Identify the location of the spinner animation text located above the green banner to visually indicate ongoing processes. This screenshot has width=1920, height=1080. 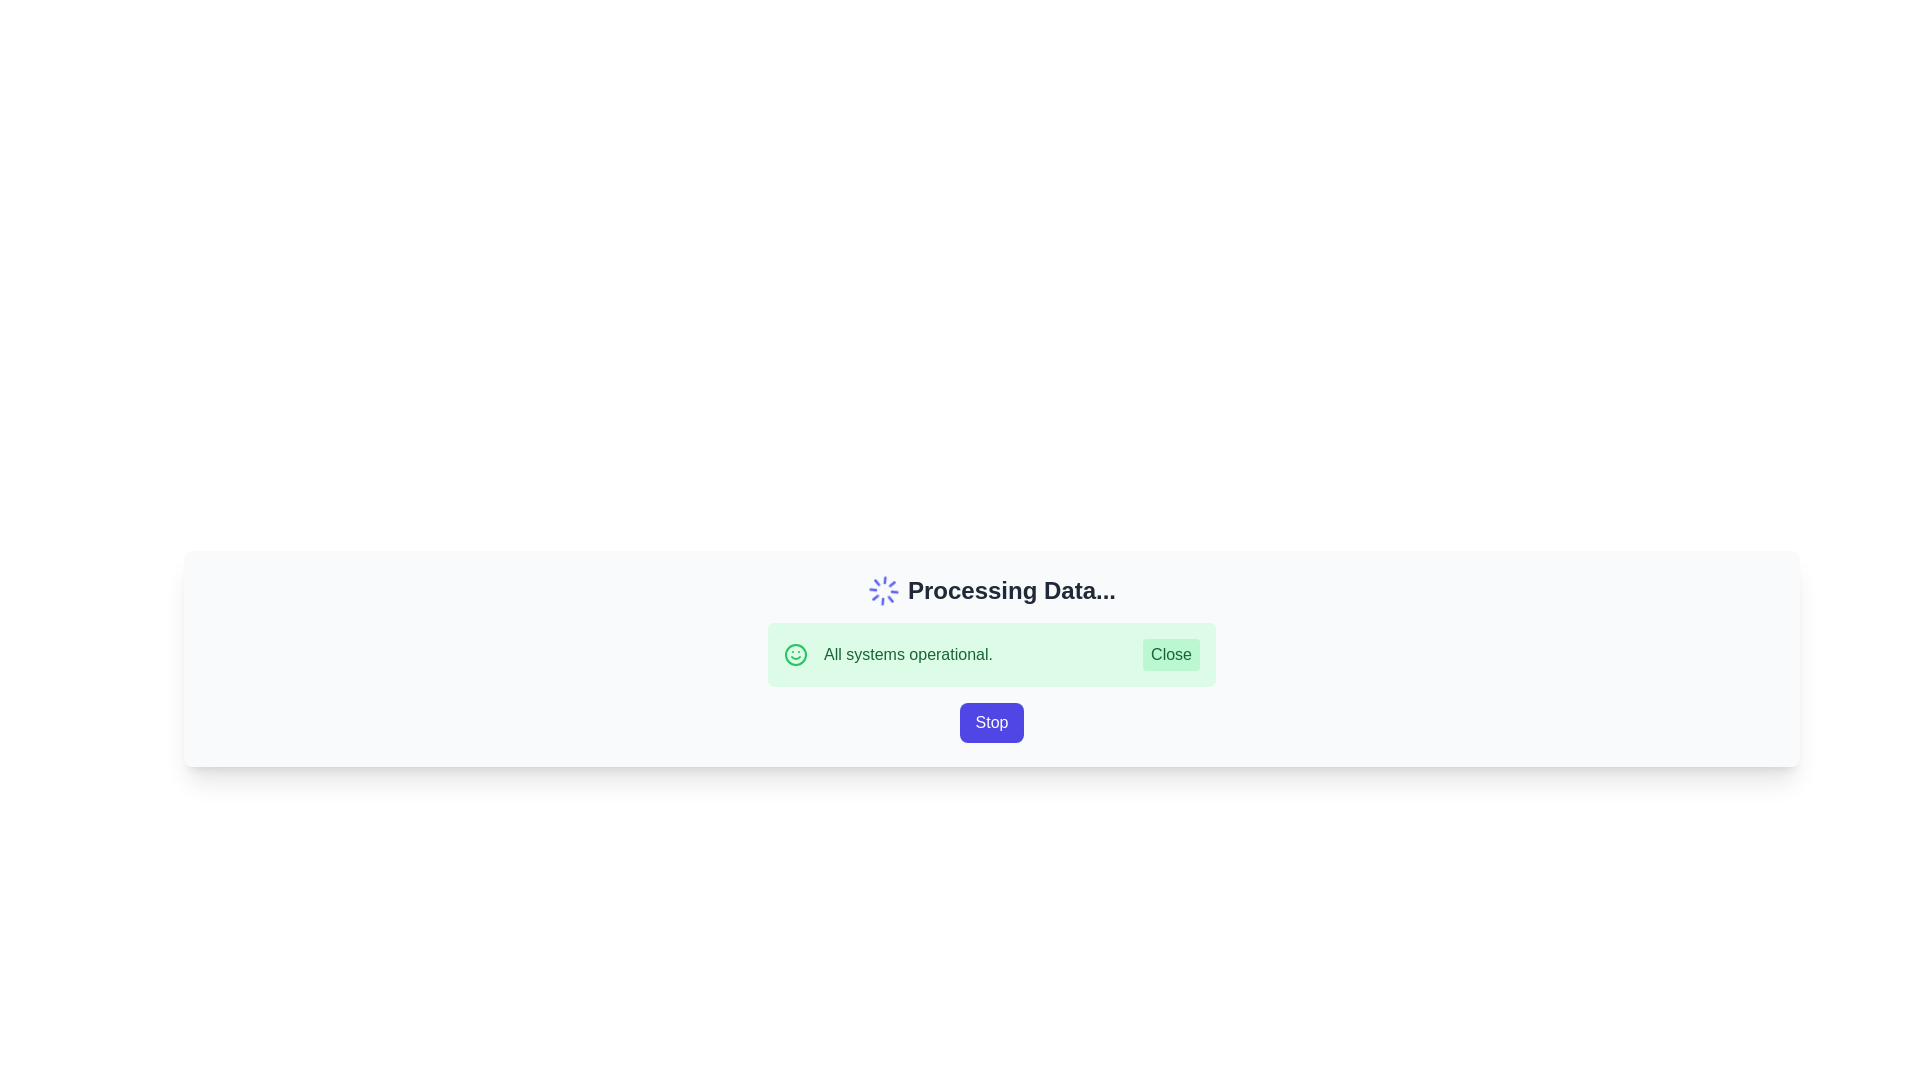
(992, 589).